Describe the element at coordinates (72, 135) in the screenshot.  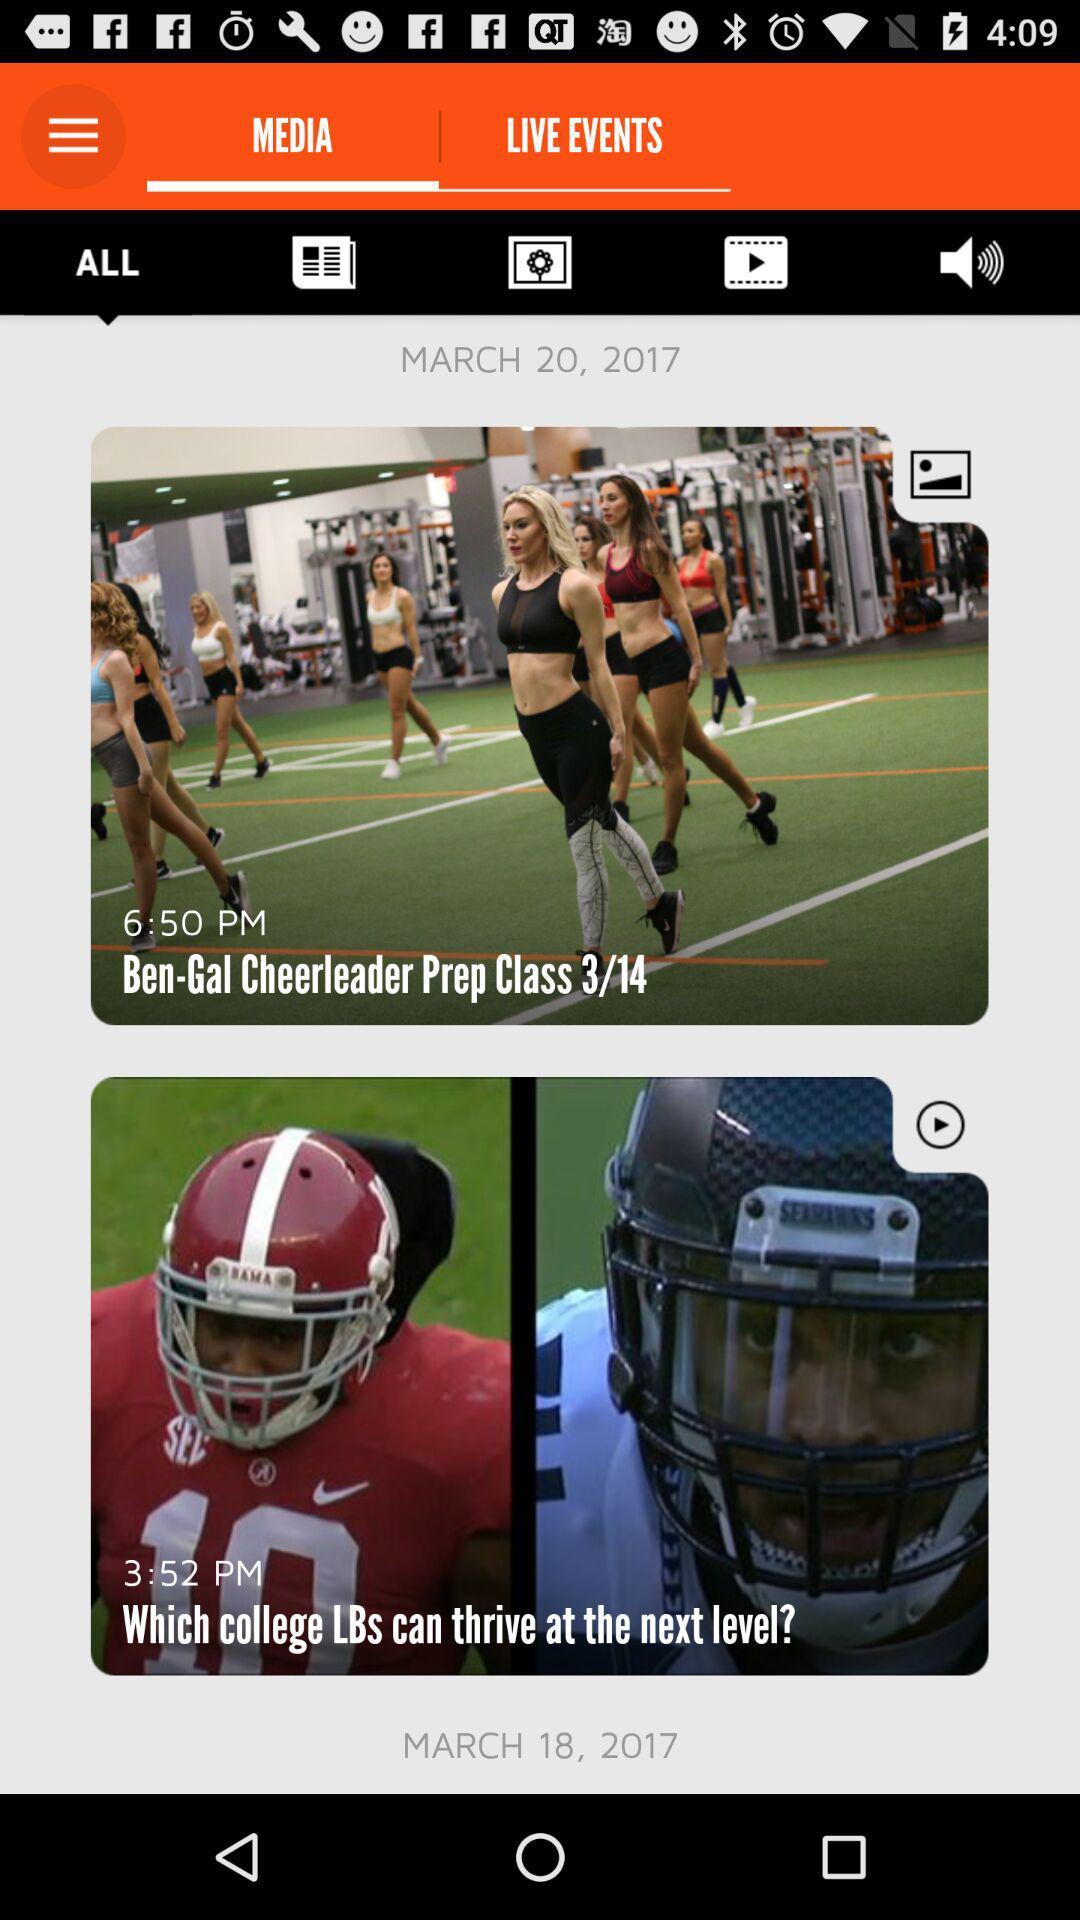
I see `drop down menu for options` at that location.